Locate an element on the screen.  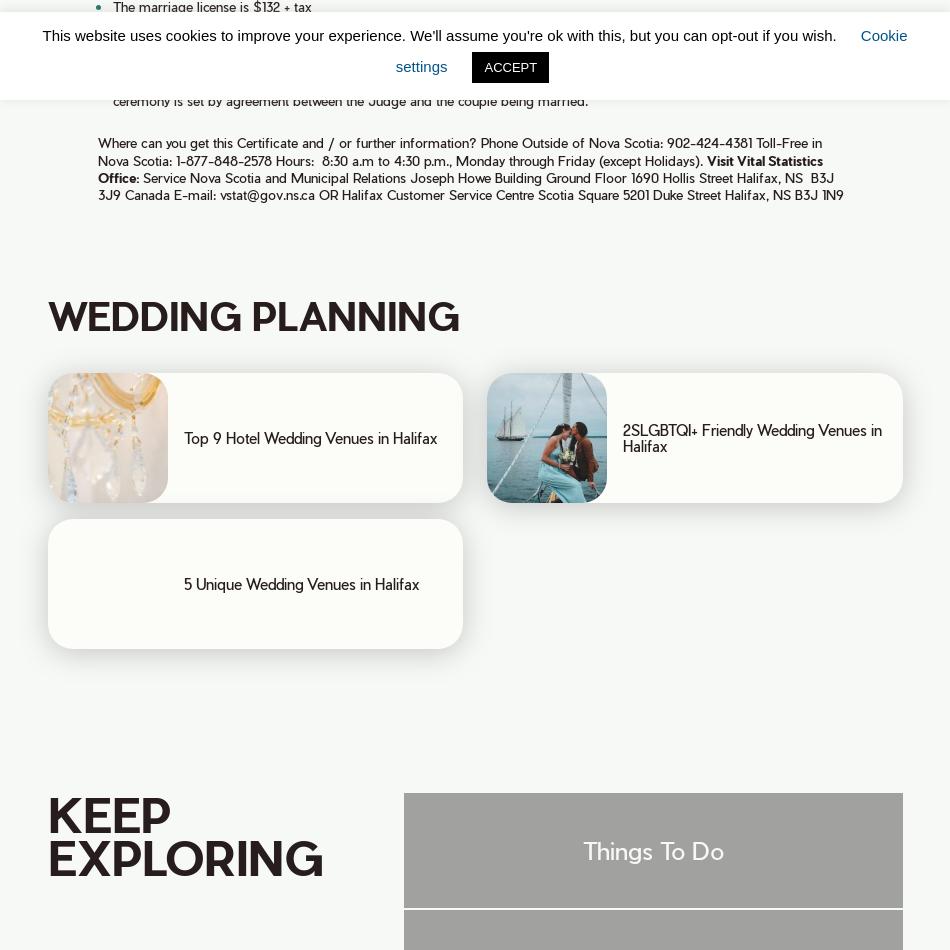
'Joseph Howe Building' is located at coordinates (475, 176).